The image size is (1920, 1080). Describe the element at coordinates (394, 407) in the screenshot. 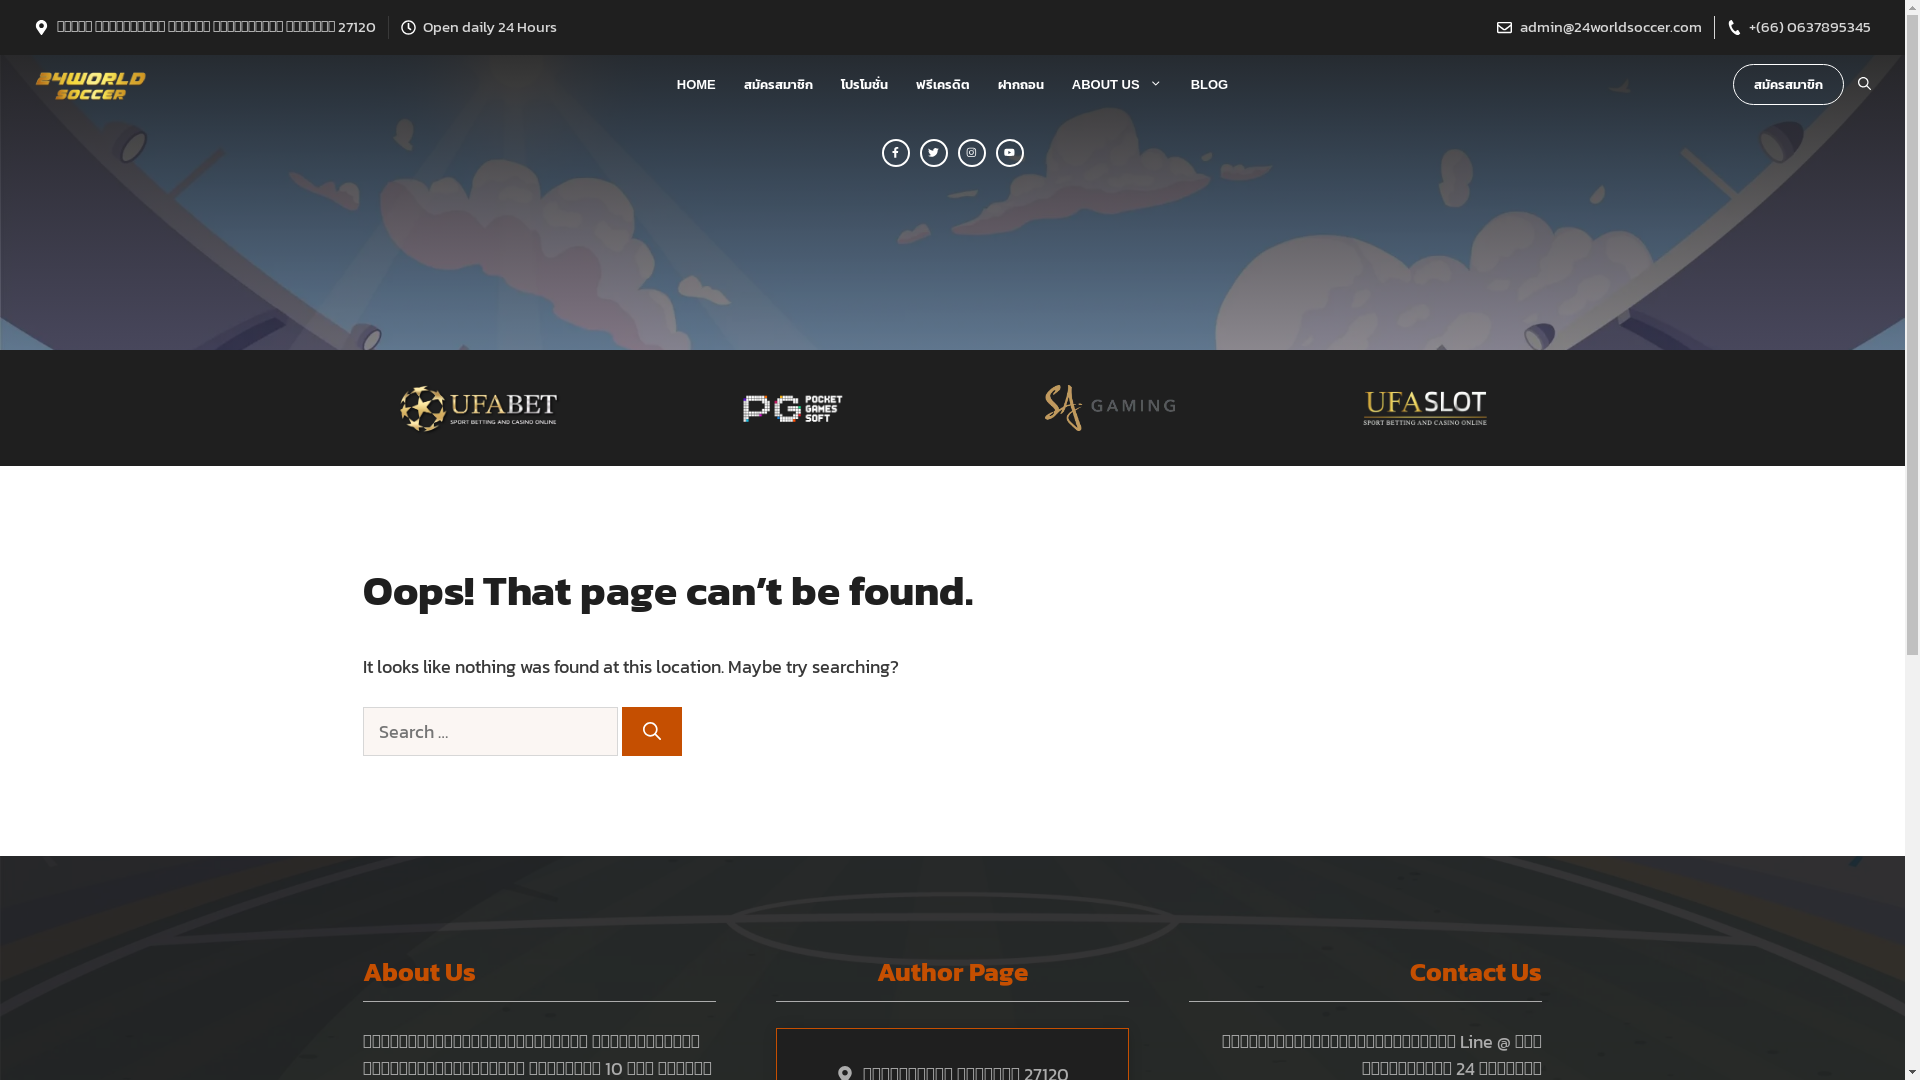

I see `'logoagufa-768x250'` at that location.